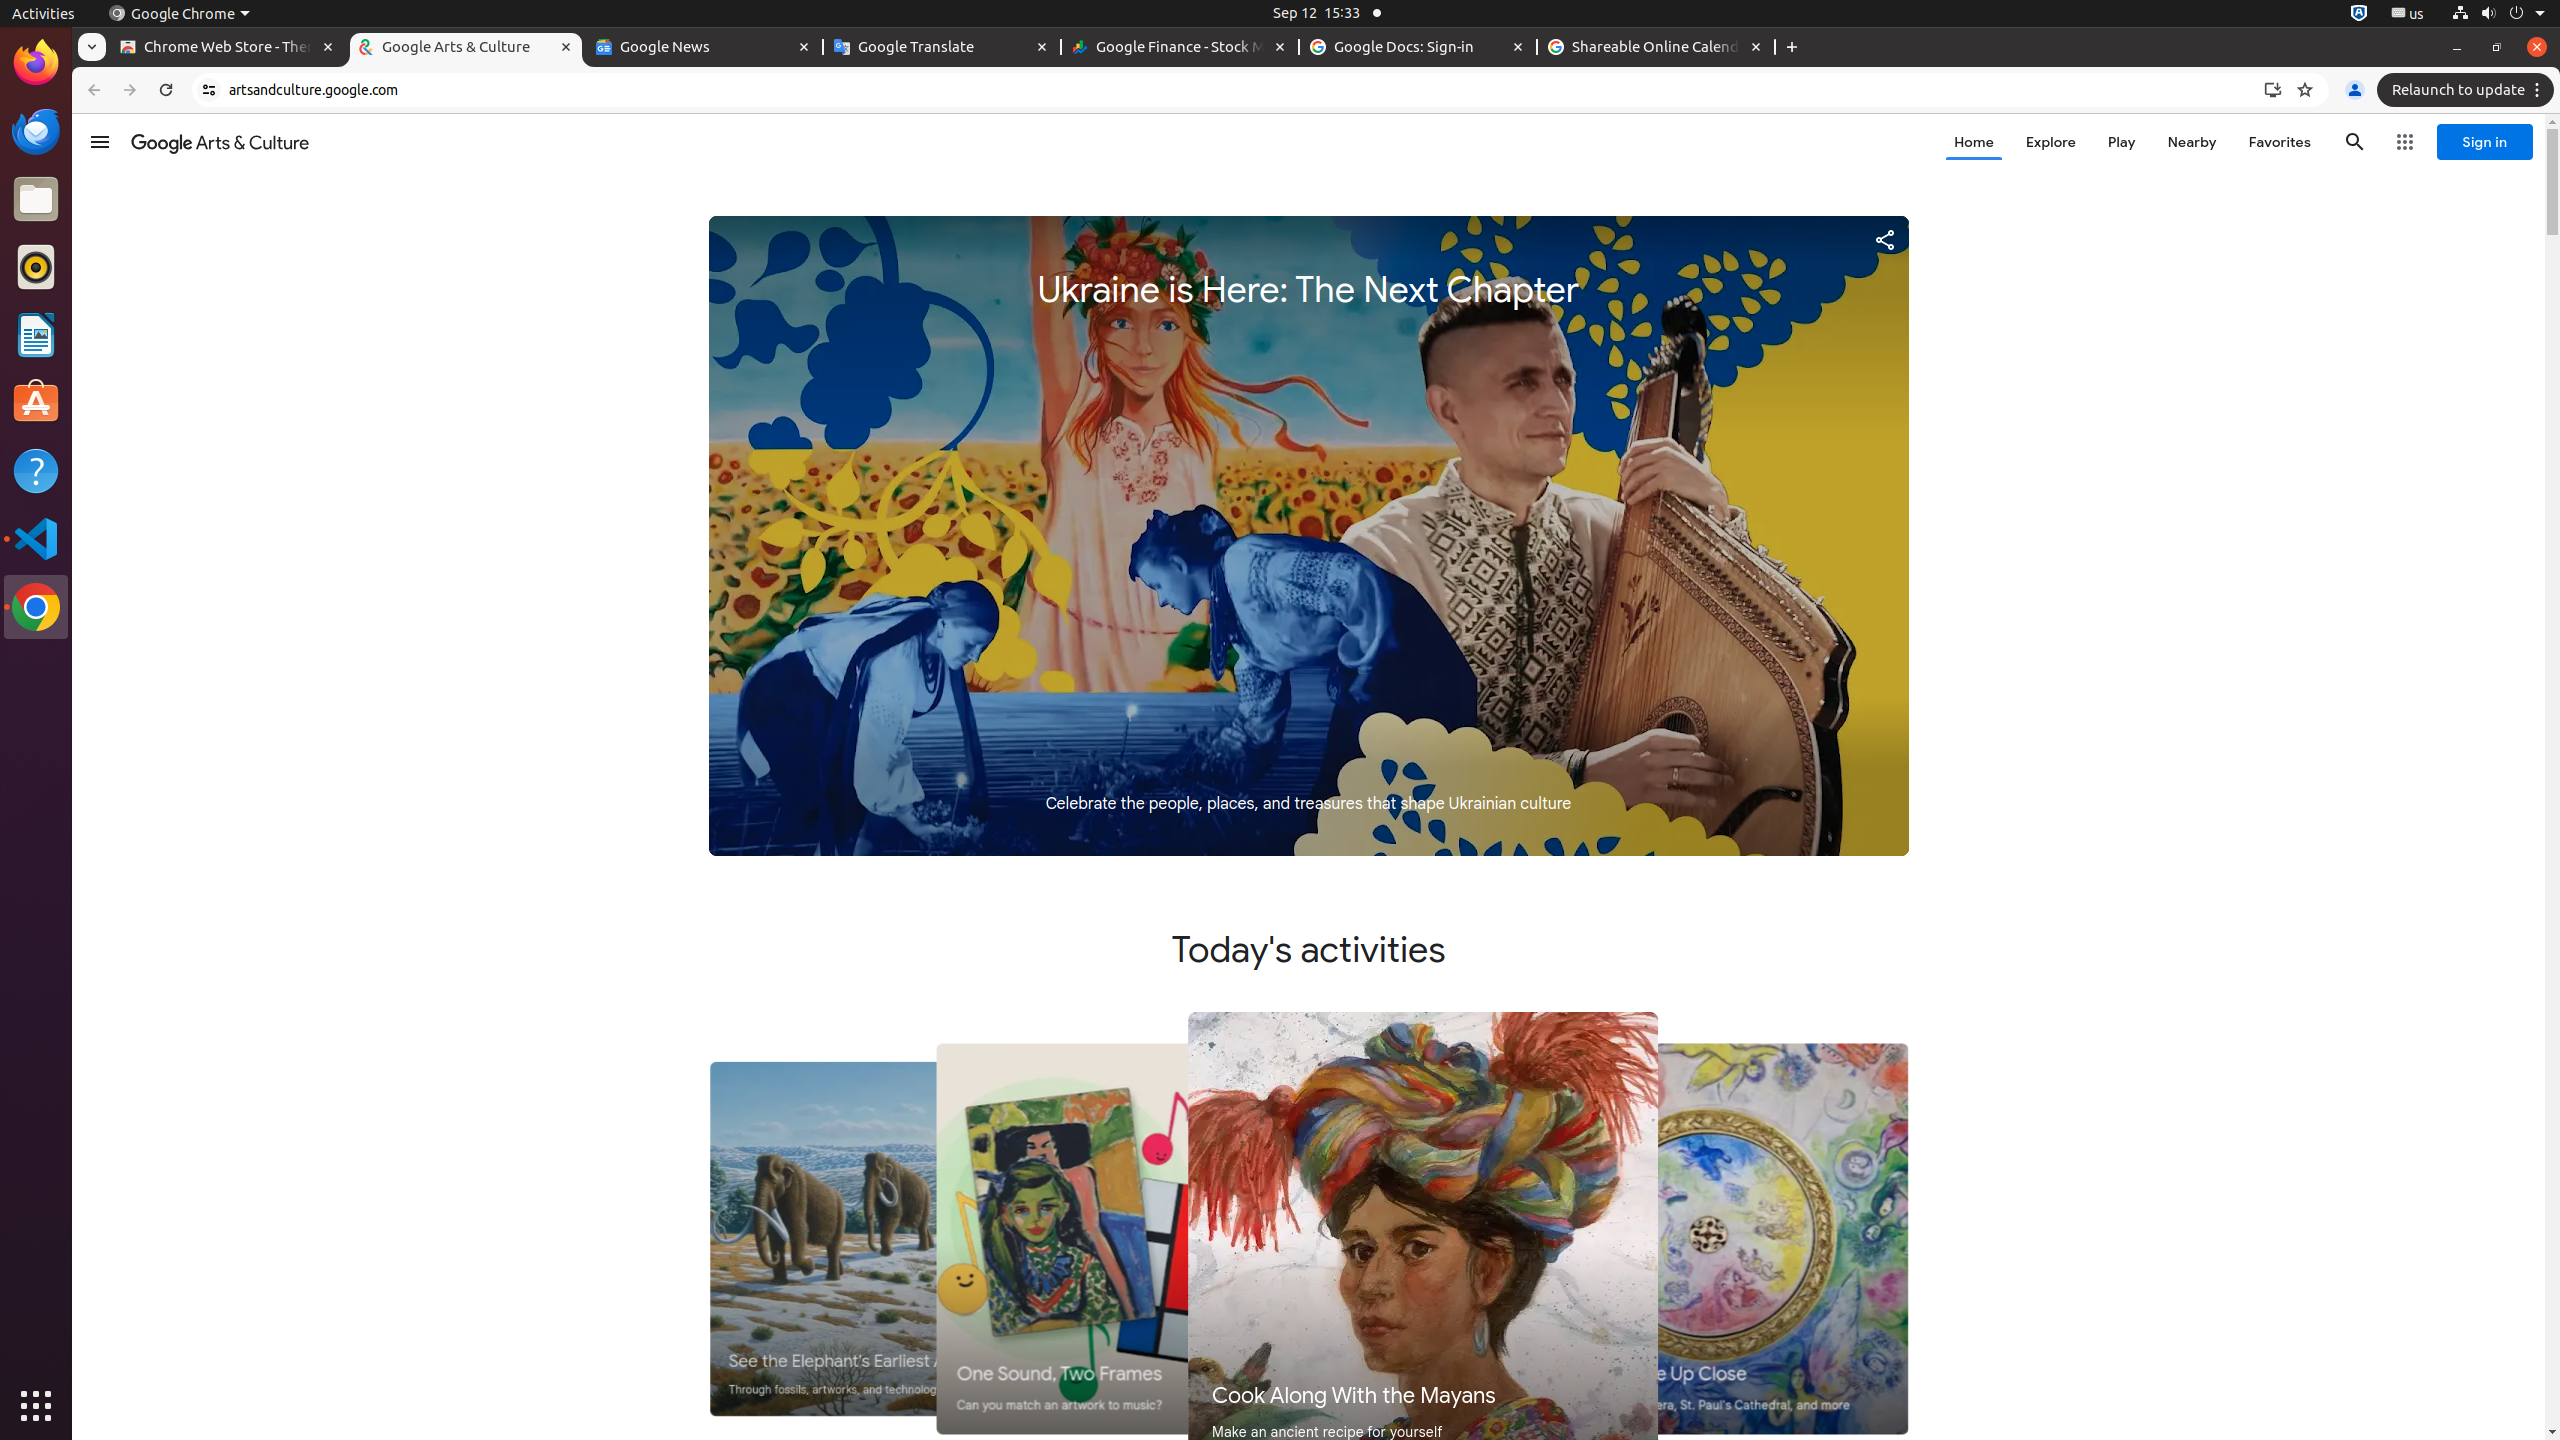 The image size is (2560, 1440). Describe the element at coordinates (2050, 141) in the screenshot. I see `'Explore'` at that location.